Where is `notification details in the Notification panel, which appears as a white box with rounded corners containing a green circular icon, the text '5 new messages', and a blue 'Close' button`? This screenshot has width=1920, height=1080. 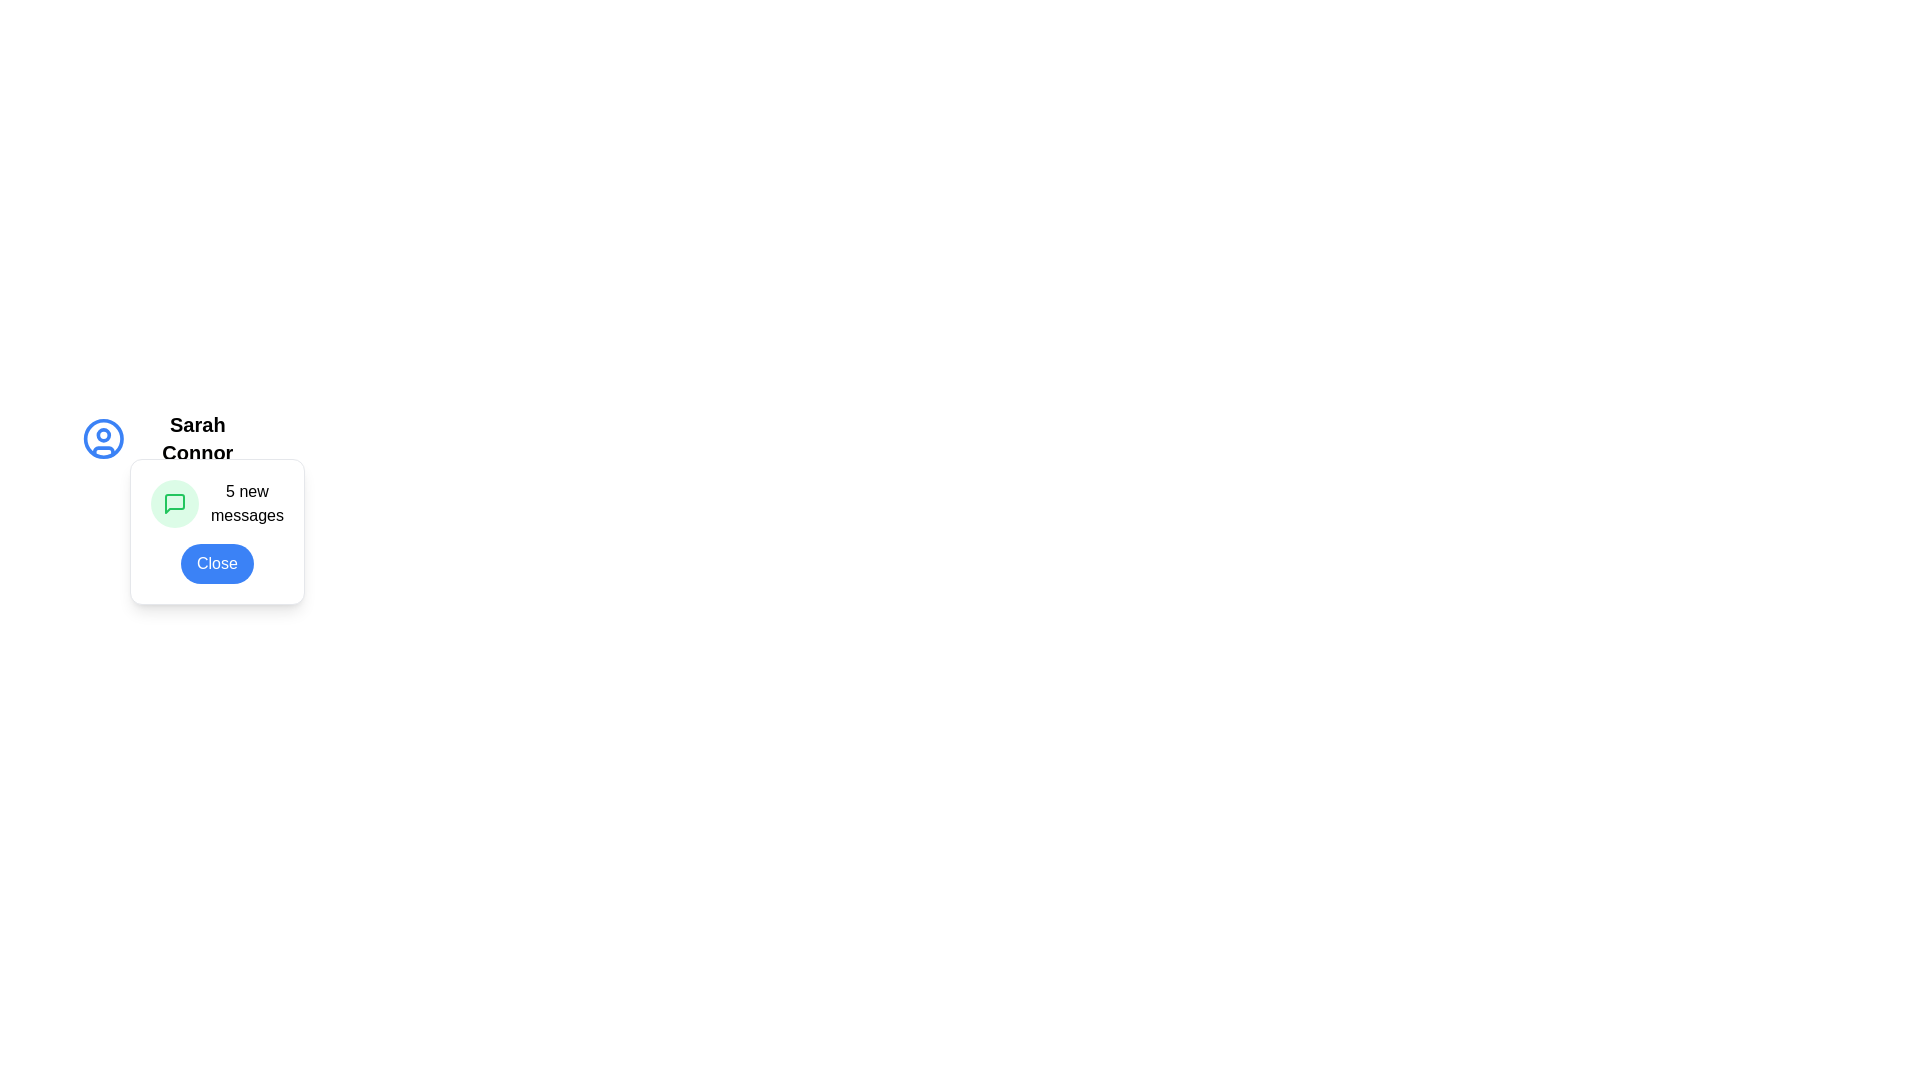 notification details in the Notification panel, which appears as a white box with rounded corners containing a green circular icon, the text '5 new messages', and a blue 'Close' button is located at coordinates (217, 531).